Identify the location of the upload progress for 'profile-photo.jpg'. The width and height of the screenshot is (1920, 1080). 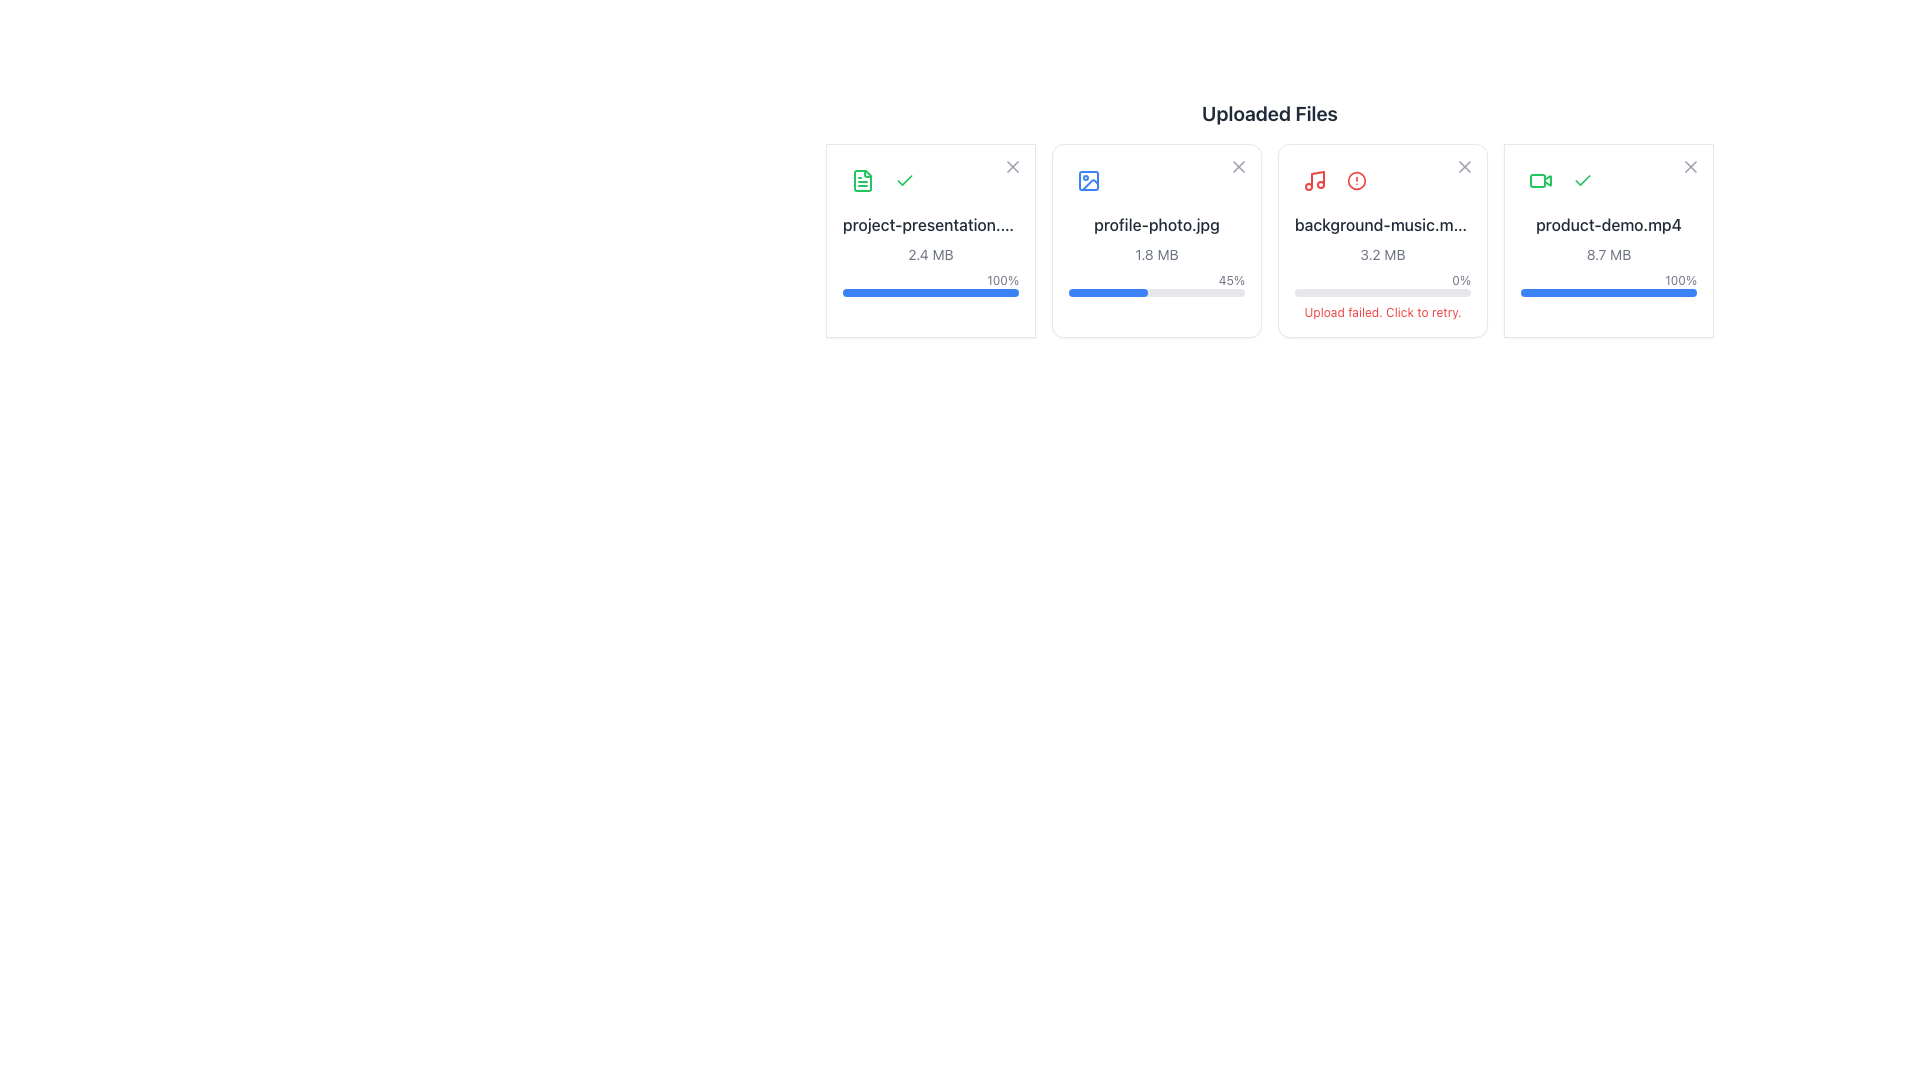
(1192, 293).